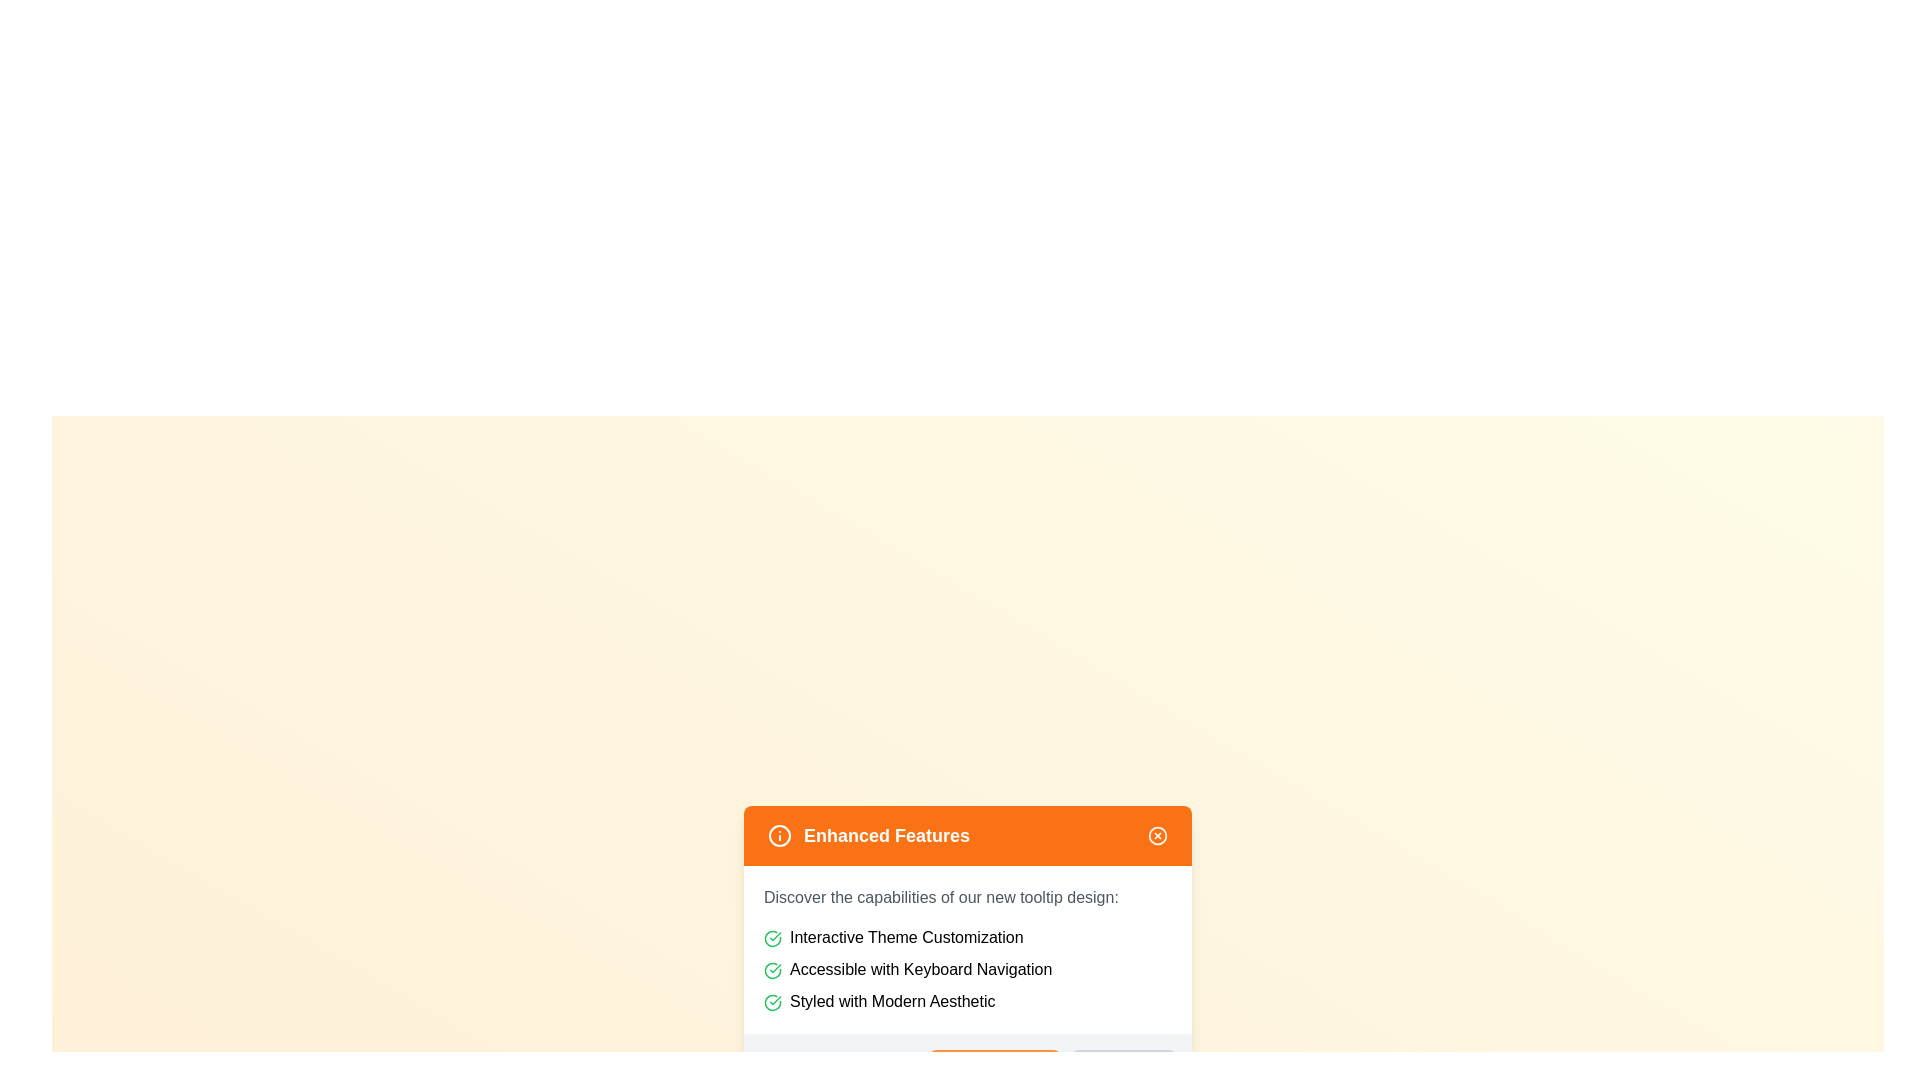 Image resolution: width=1920 pixels, height=1080 pixels. Describe the element at coordinates (771, 1002) in the screenshot. I see `the green rounded check icon, which serves as a confirmation indicator, located to the left of the text 'Styled with Modern Aesthetic' in the tooltip card titled 'Enhanced Features'` at that location.